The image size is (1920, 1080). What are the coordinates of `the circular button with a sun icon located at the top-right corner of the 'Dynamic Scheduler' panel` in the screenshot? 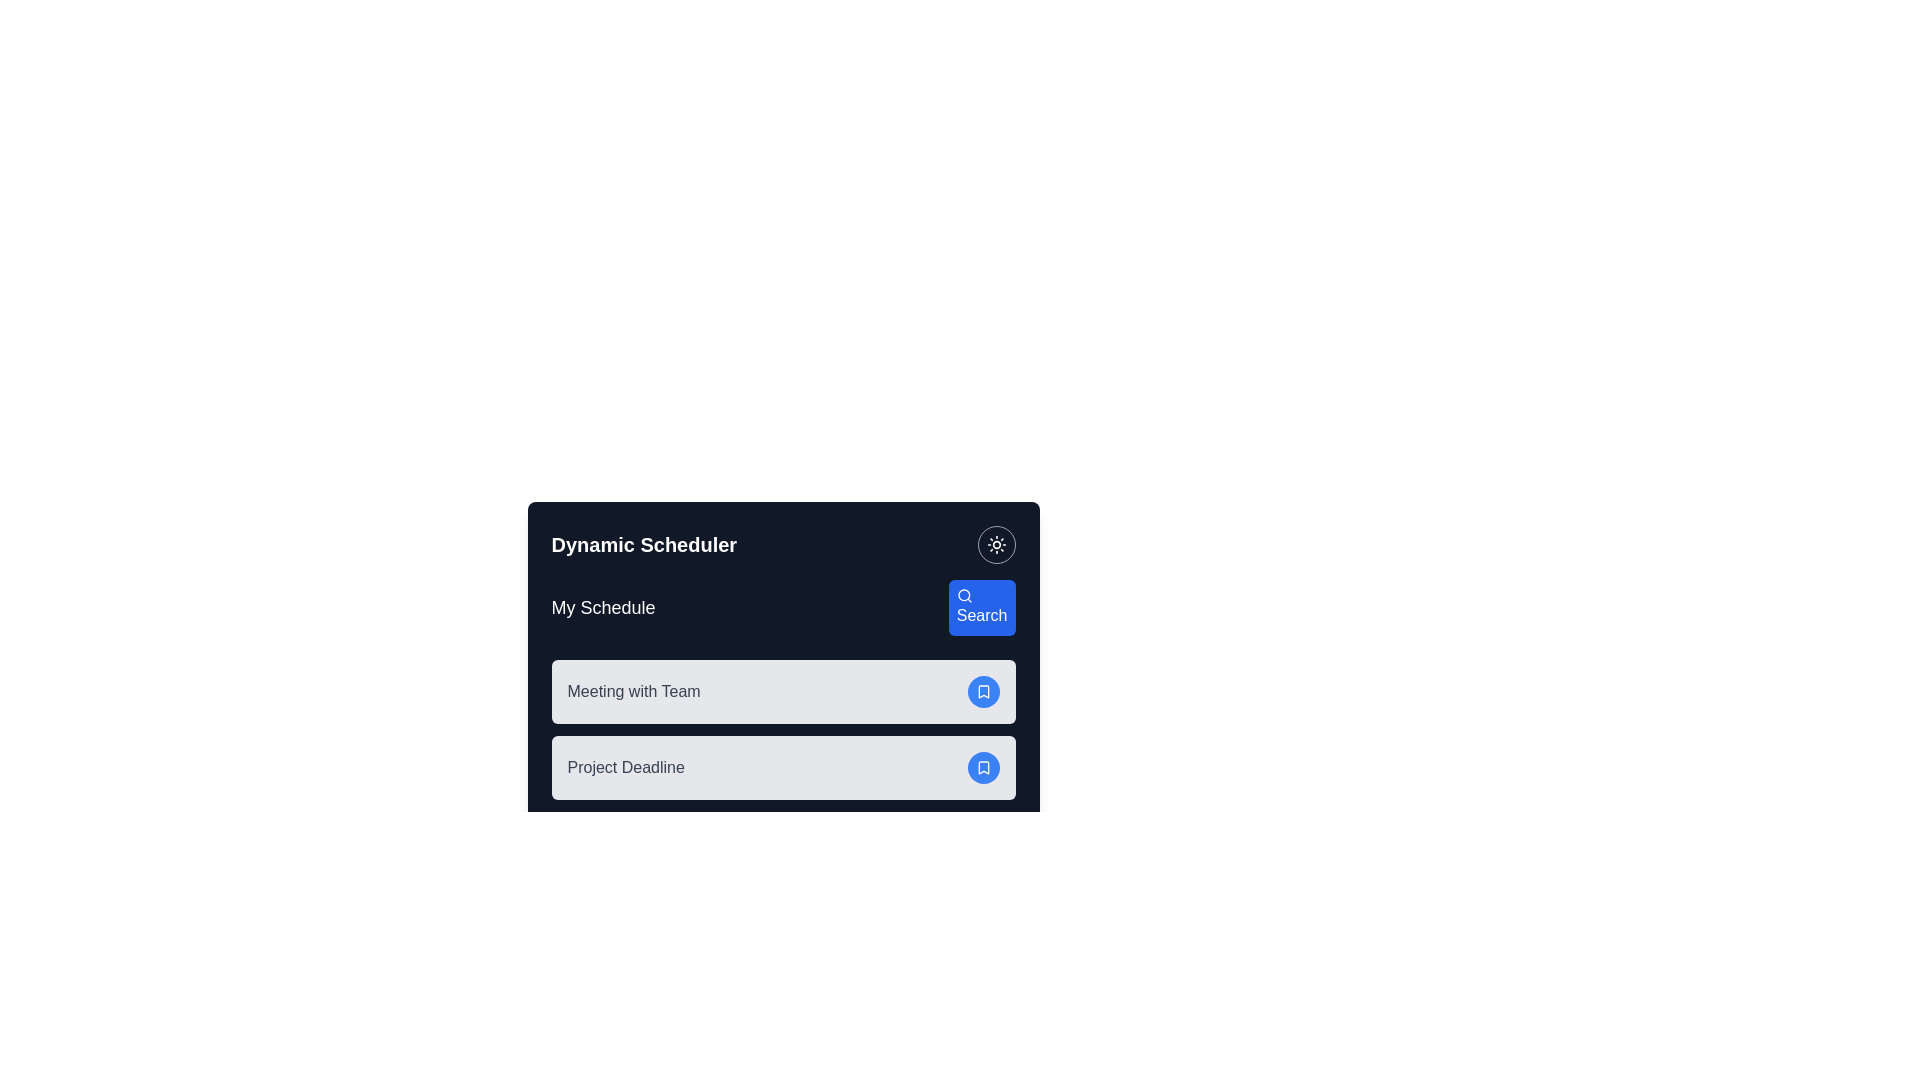 It's located at (996, 544).